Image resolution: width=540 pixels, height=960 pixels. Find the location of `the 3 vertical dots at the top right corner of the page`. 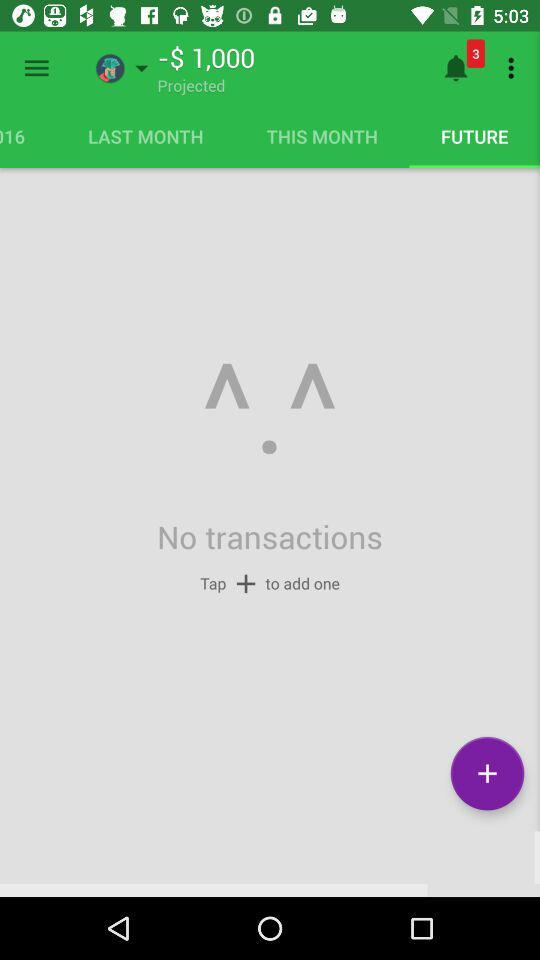

the 3 vertical dots at the top right corner of the page is located at coordinates (514, 68).